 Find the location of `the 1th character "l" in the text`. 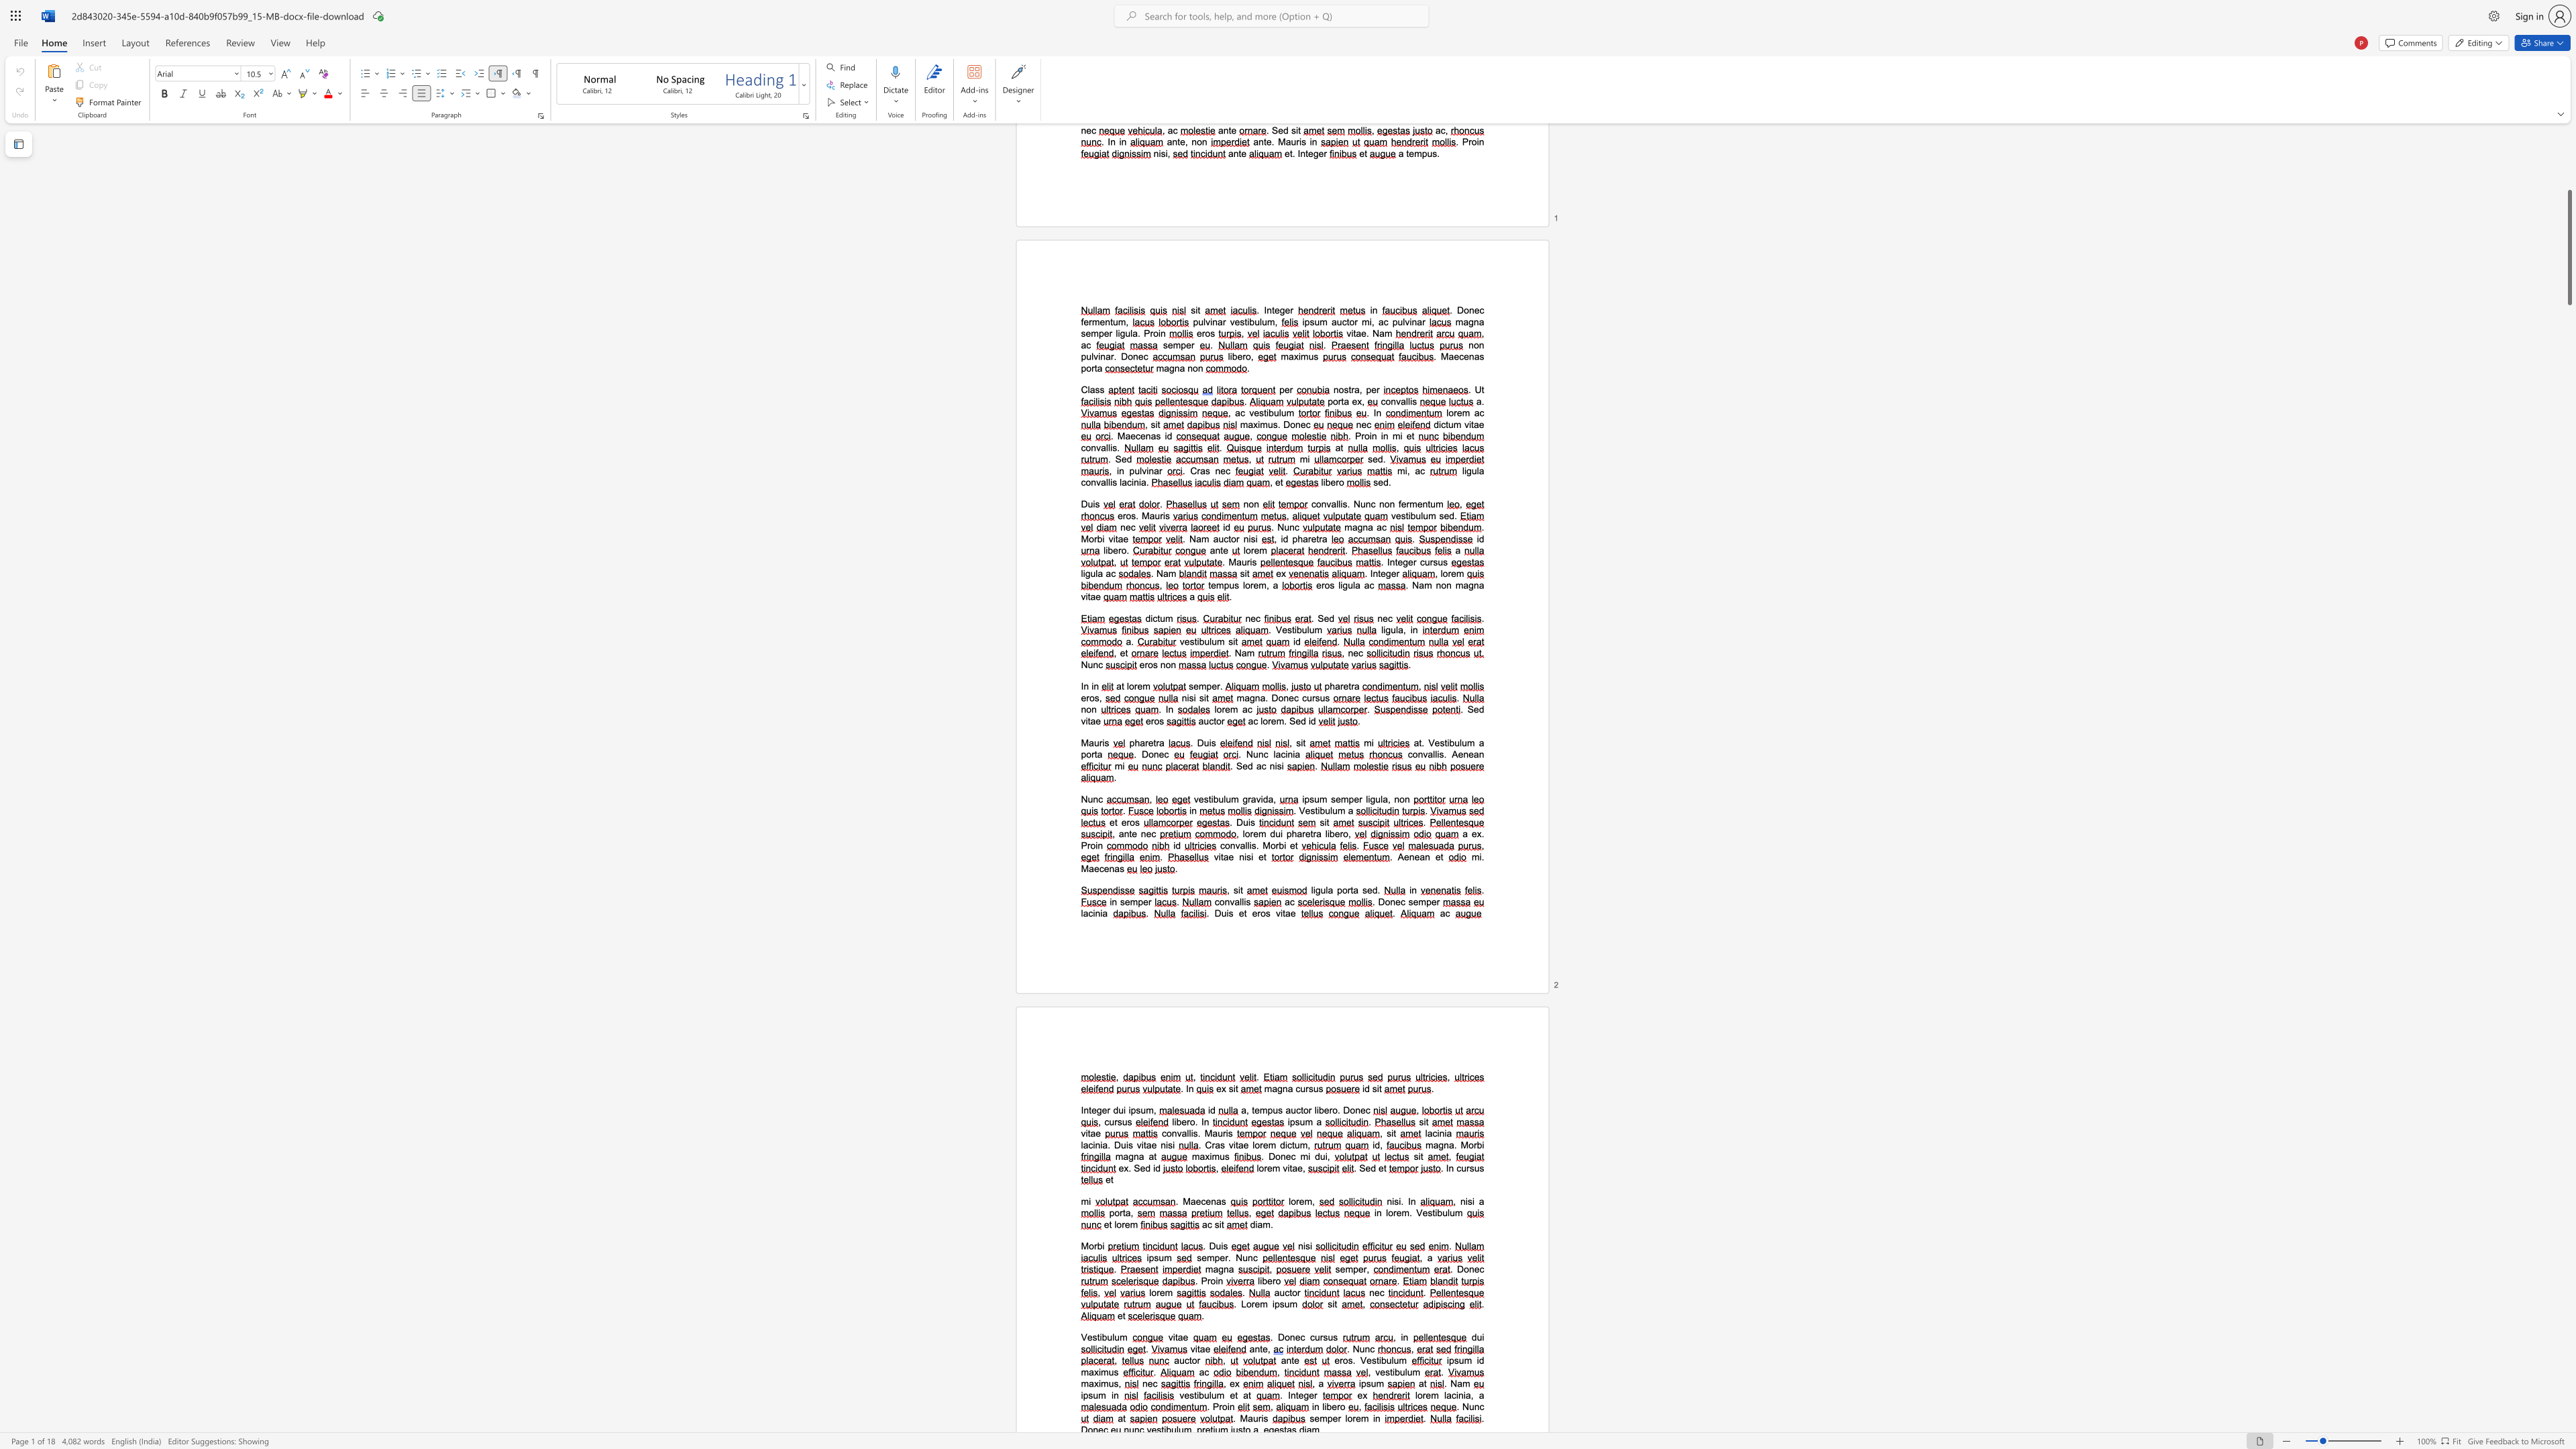

the 1th character "l" in the text is located at coordinates (1416, 1395).